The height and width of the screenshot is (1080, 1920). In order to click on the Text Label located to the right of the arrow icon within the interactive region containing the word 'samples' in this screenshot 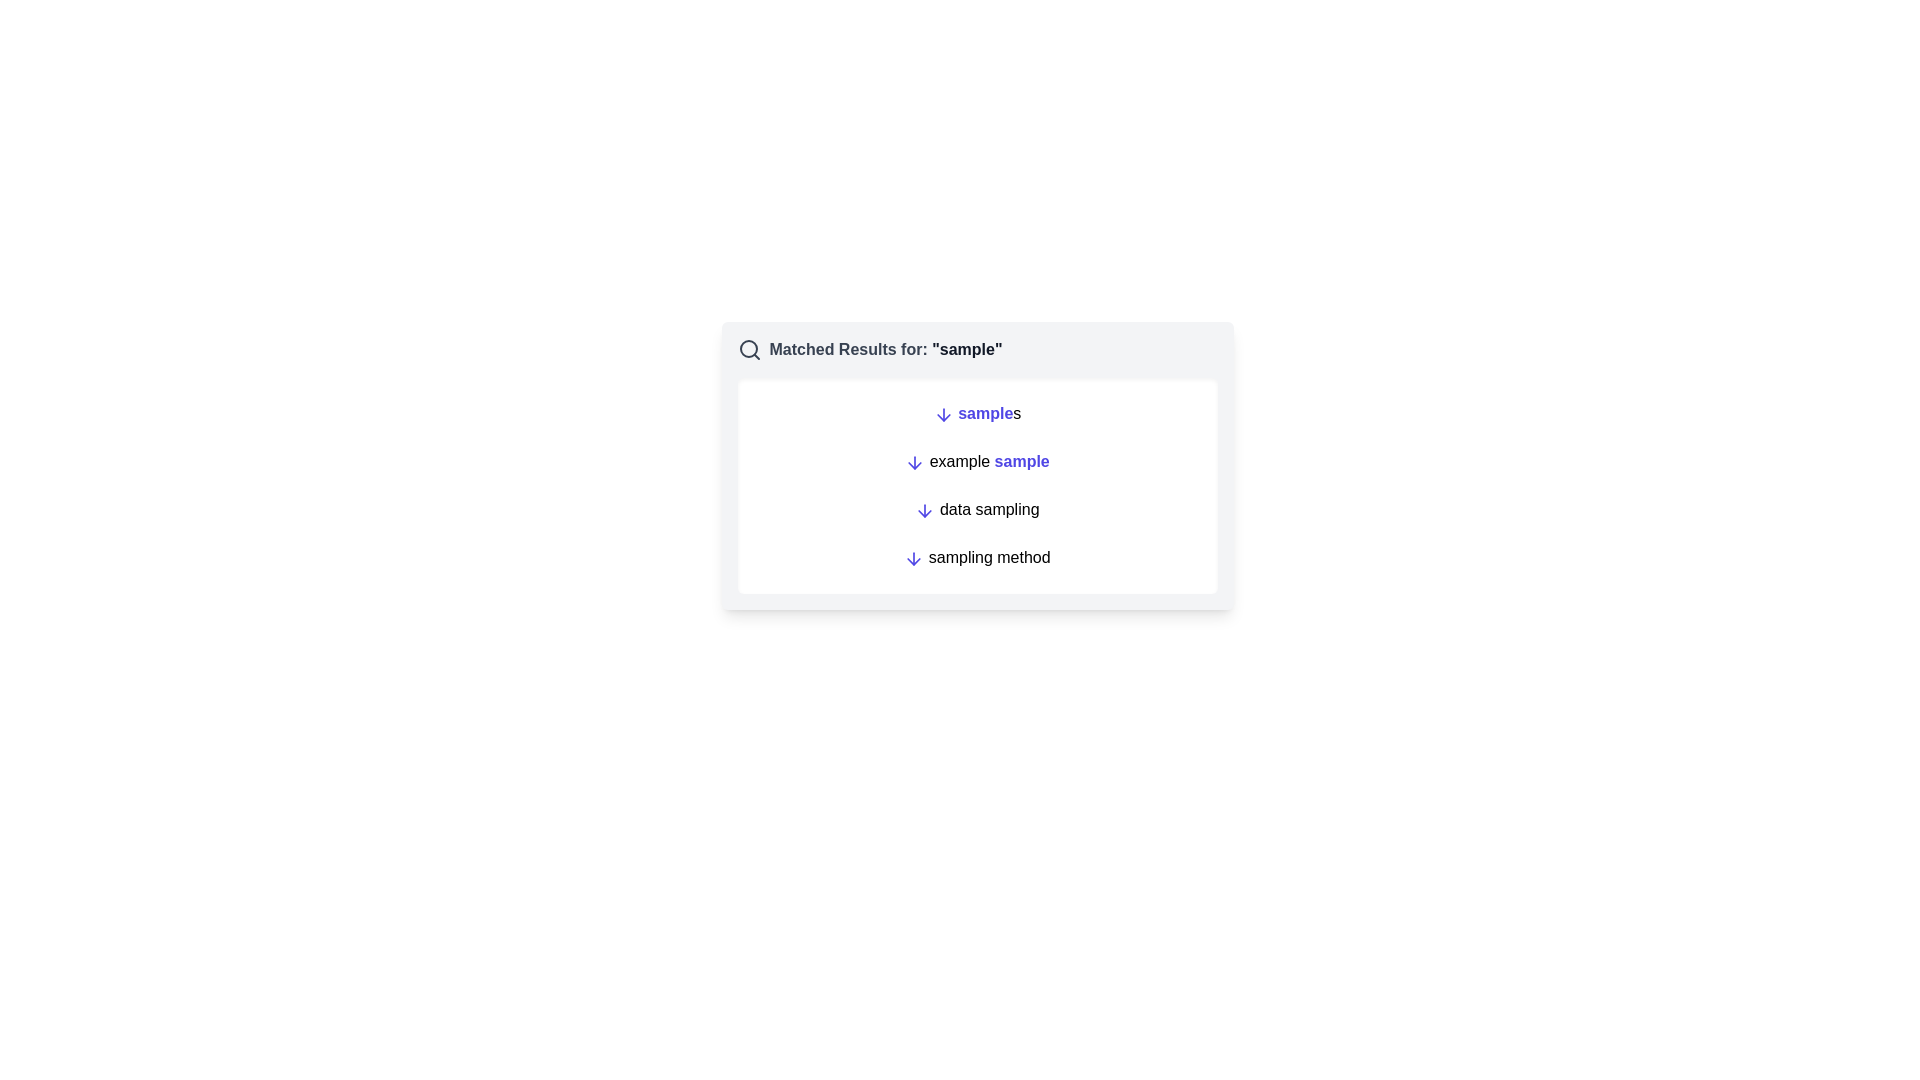, I will do `click(985, 412)`.